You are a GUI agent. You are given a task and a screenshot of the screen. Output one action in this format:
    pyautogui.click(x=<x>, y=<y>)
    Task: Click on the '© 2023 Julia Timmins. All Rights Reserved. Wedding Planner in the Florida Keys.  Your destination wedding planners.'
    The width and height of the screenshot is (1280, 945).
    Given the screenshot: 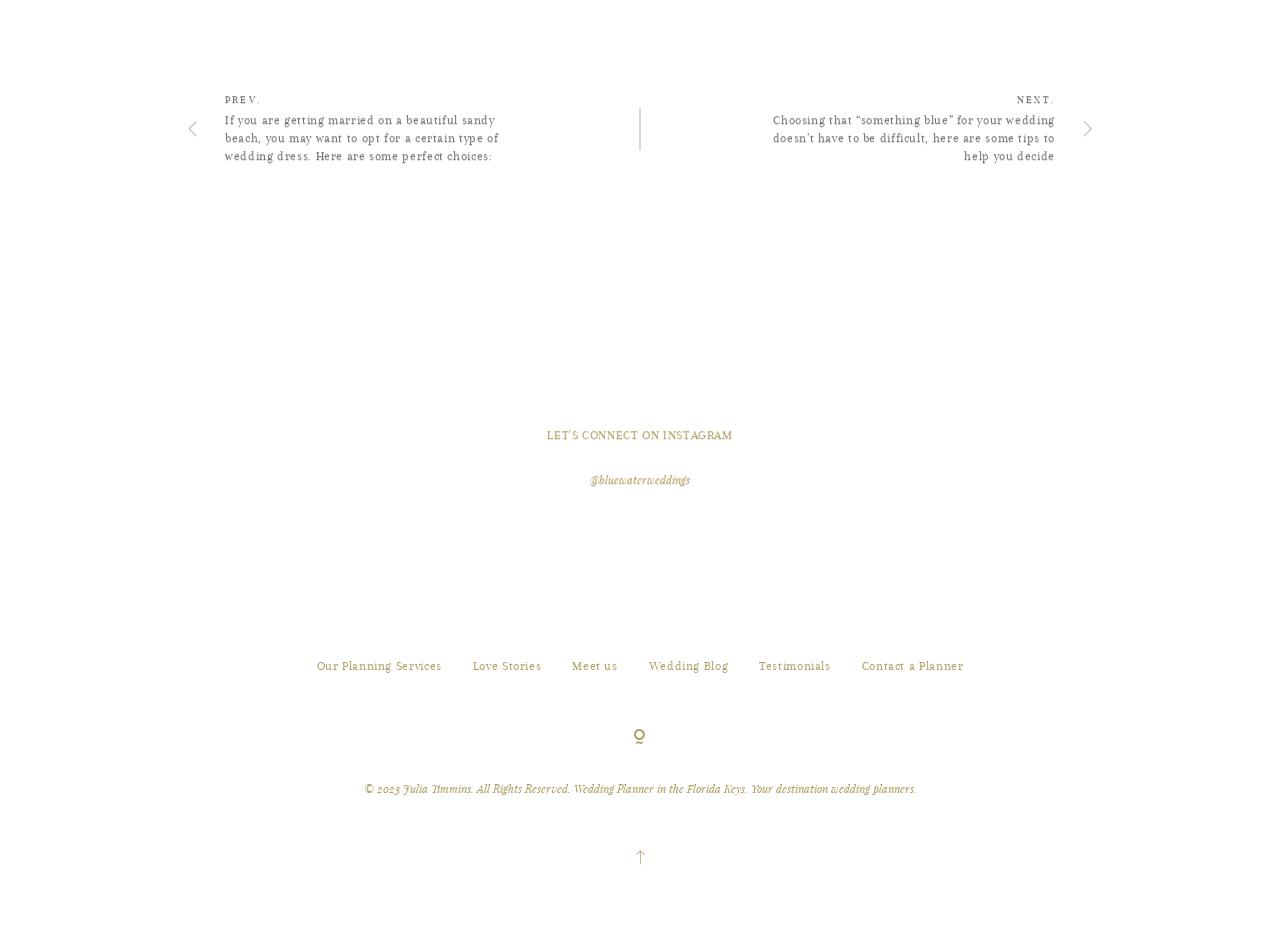 What is the action you would take?
    pyautogui.click(x=638, y=880)
    